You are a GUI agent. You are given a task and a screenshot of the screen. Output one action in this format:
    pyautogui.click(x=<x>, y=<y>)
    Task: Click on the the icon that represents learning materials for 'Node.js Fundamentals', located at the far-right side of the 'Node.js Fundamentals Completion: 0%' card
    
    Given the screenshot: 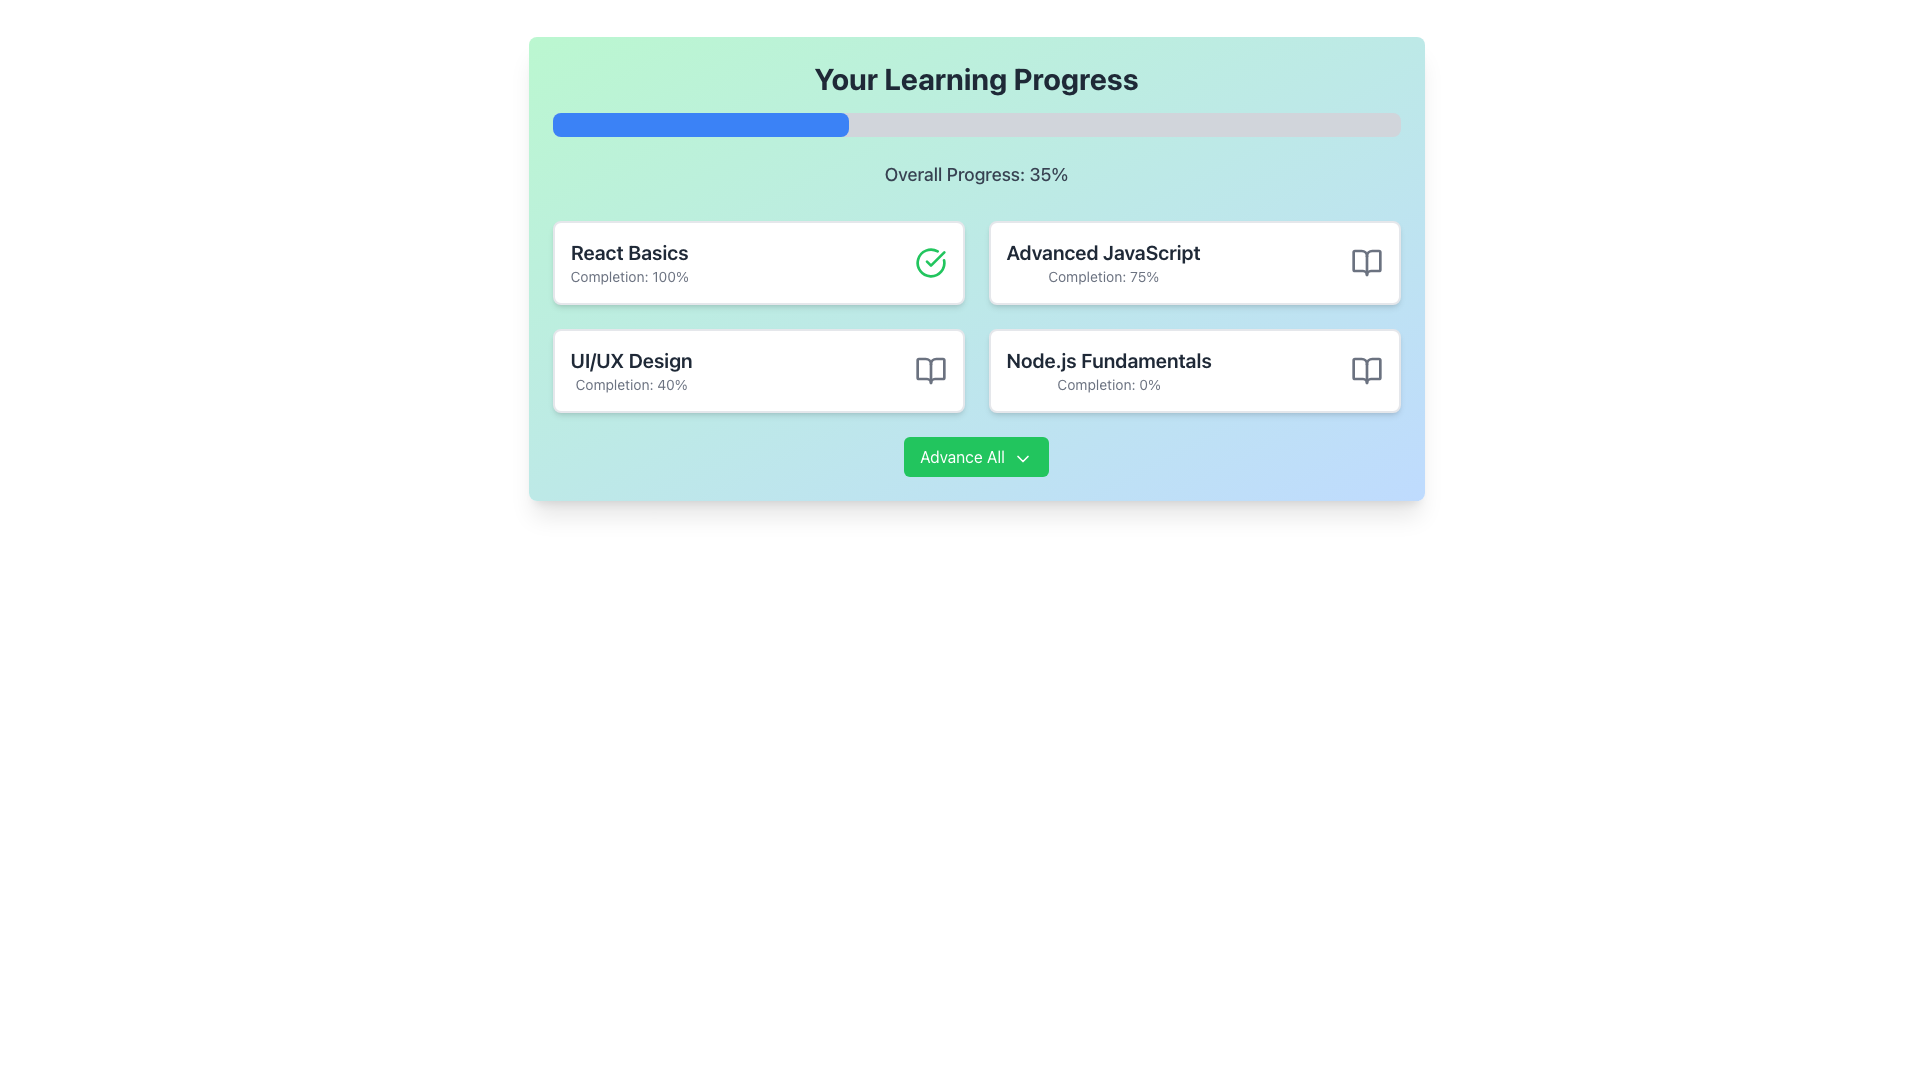 What is the action you would take?
    pyautogui.click(x=1365, y=370)
    